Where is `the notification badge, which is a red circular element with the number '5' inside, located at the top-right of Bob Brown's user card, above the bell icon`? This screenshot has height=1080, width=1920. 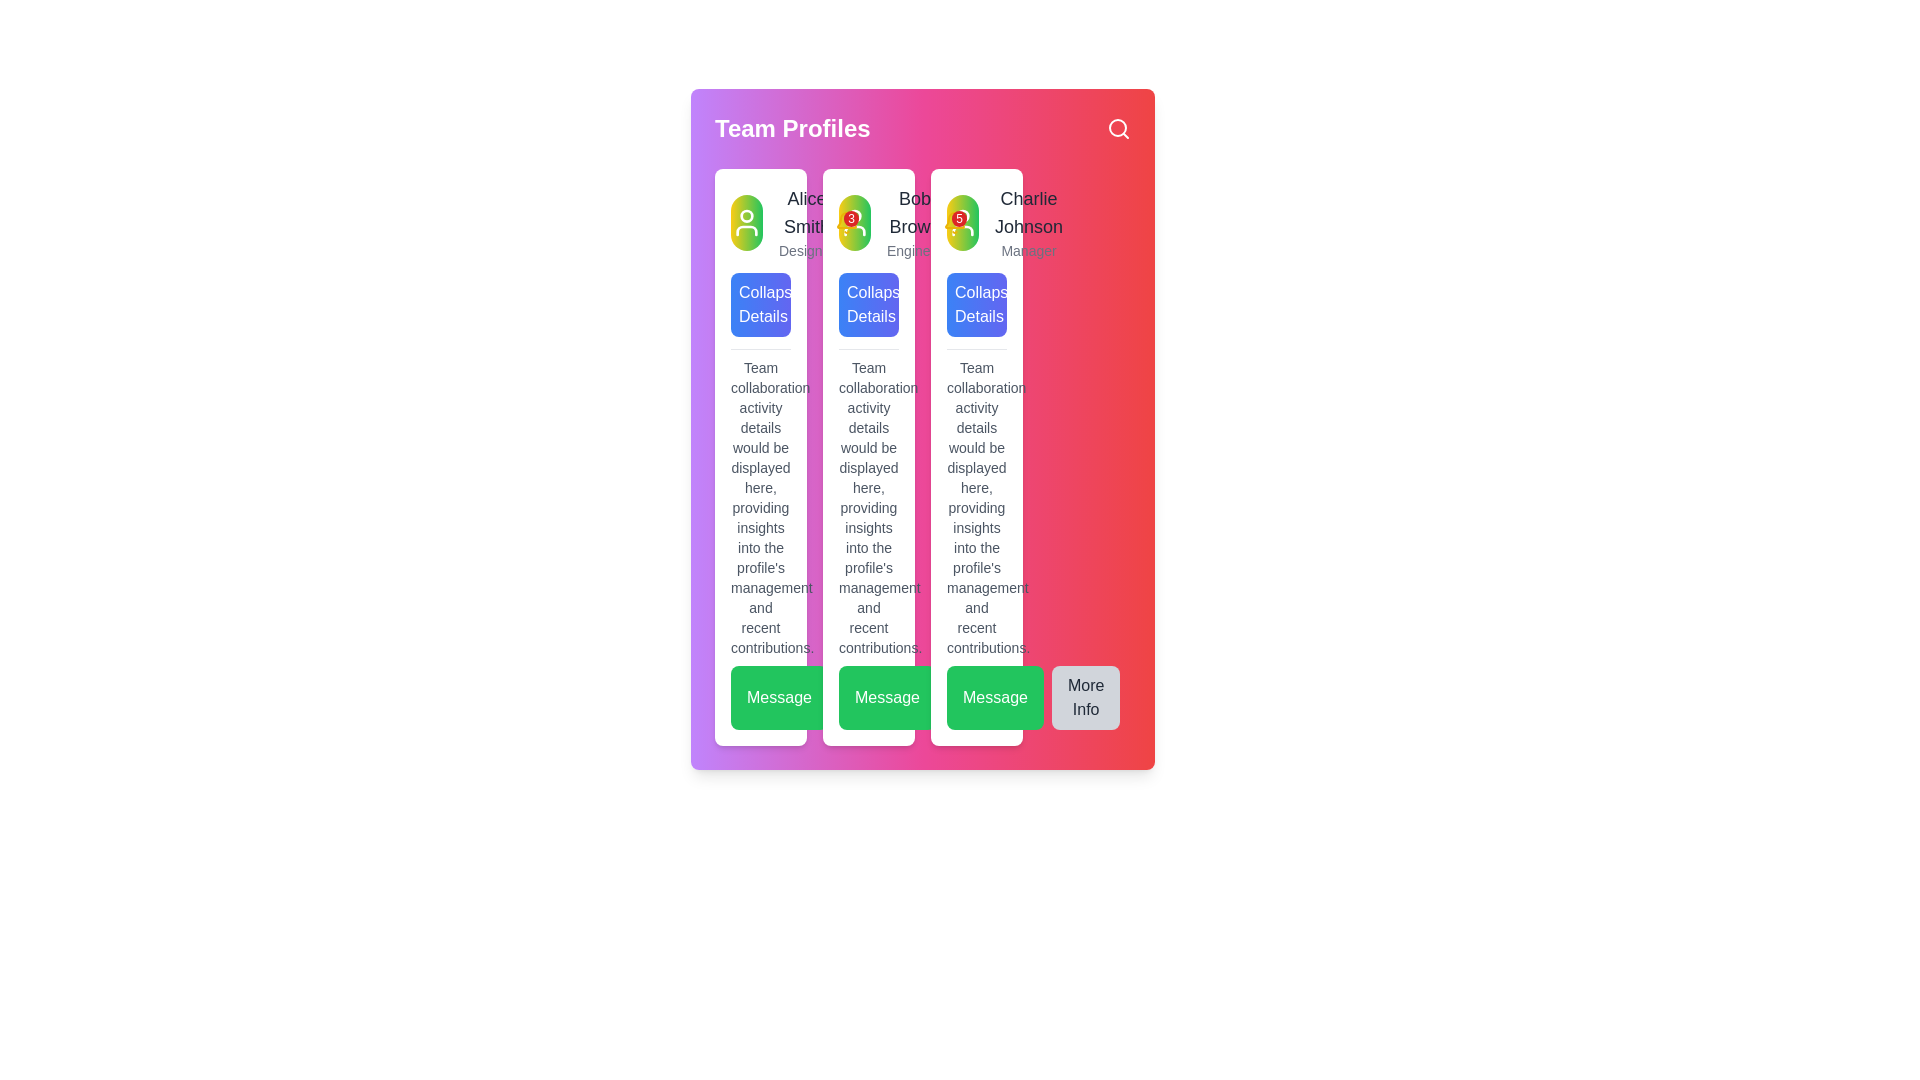 the notification badge, which is a red circular element with the number '5' inside, located at the top-right of Bob Brown's user card, above the bell icon is located at coordinates (954, 223).